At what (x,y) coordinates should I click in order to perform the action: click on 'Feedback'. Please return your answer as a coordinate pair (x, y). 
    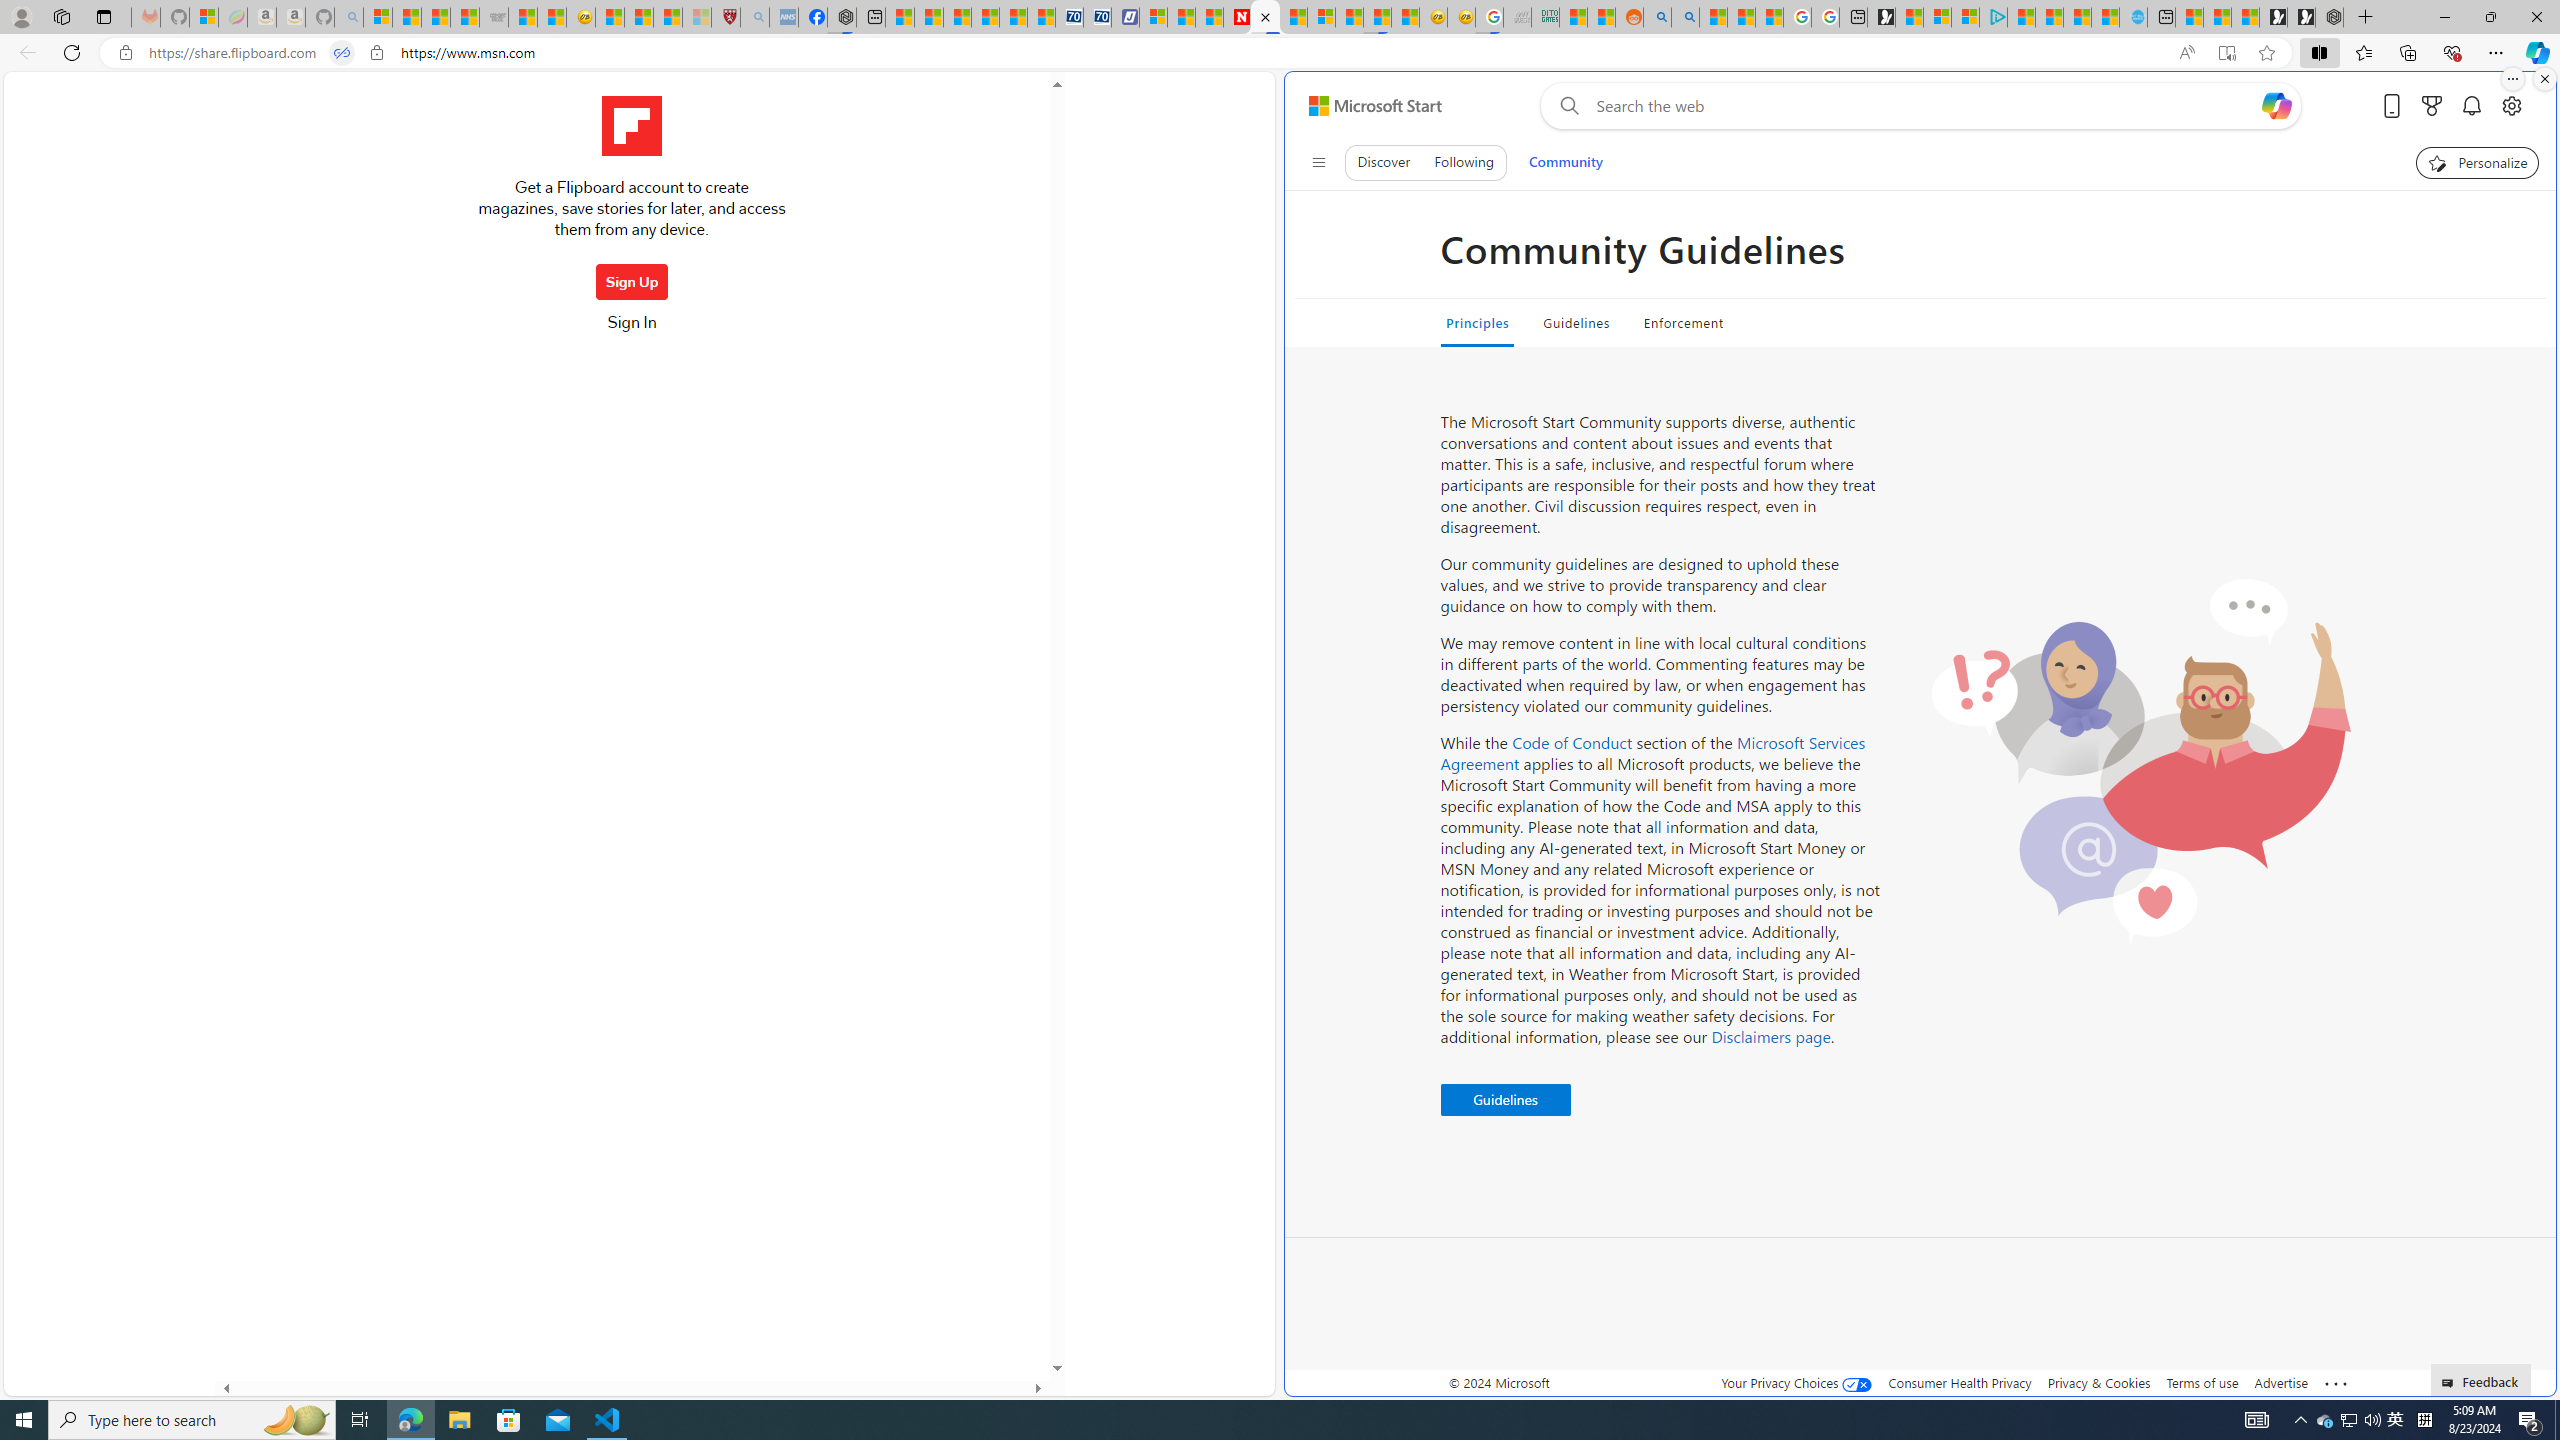
    Looking at the image, I should click on (2480, 1378).